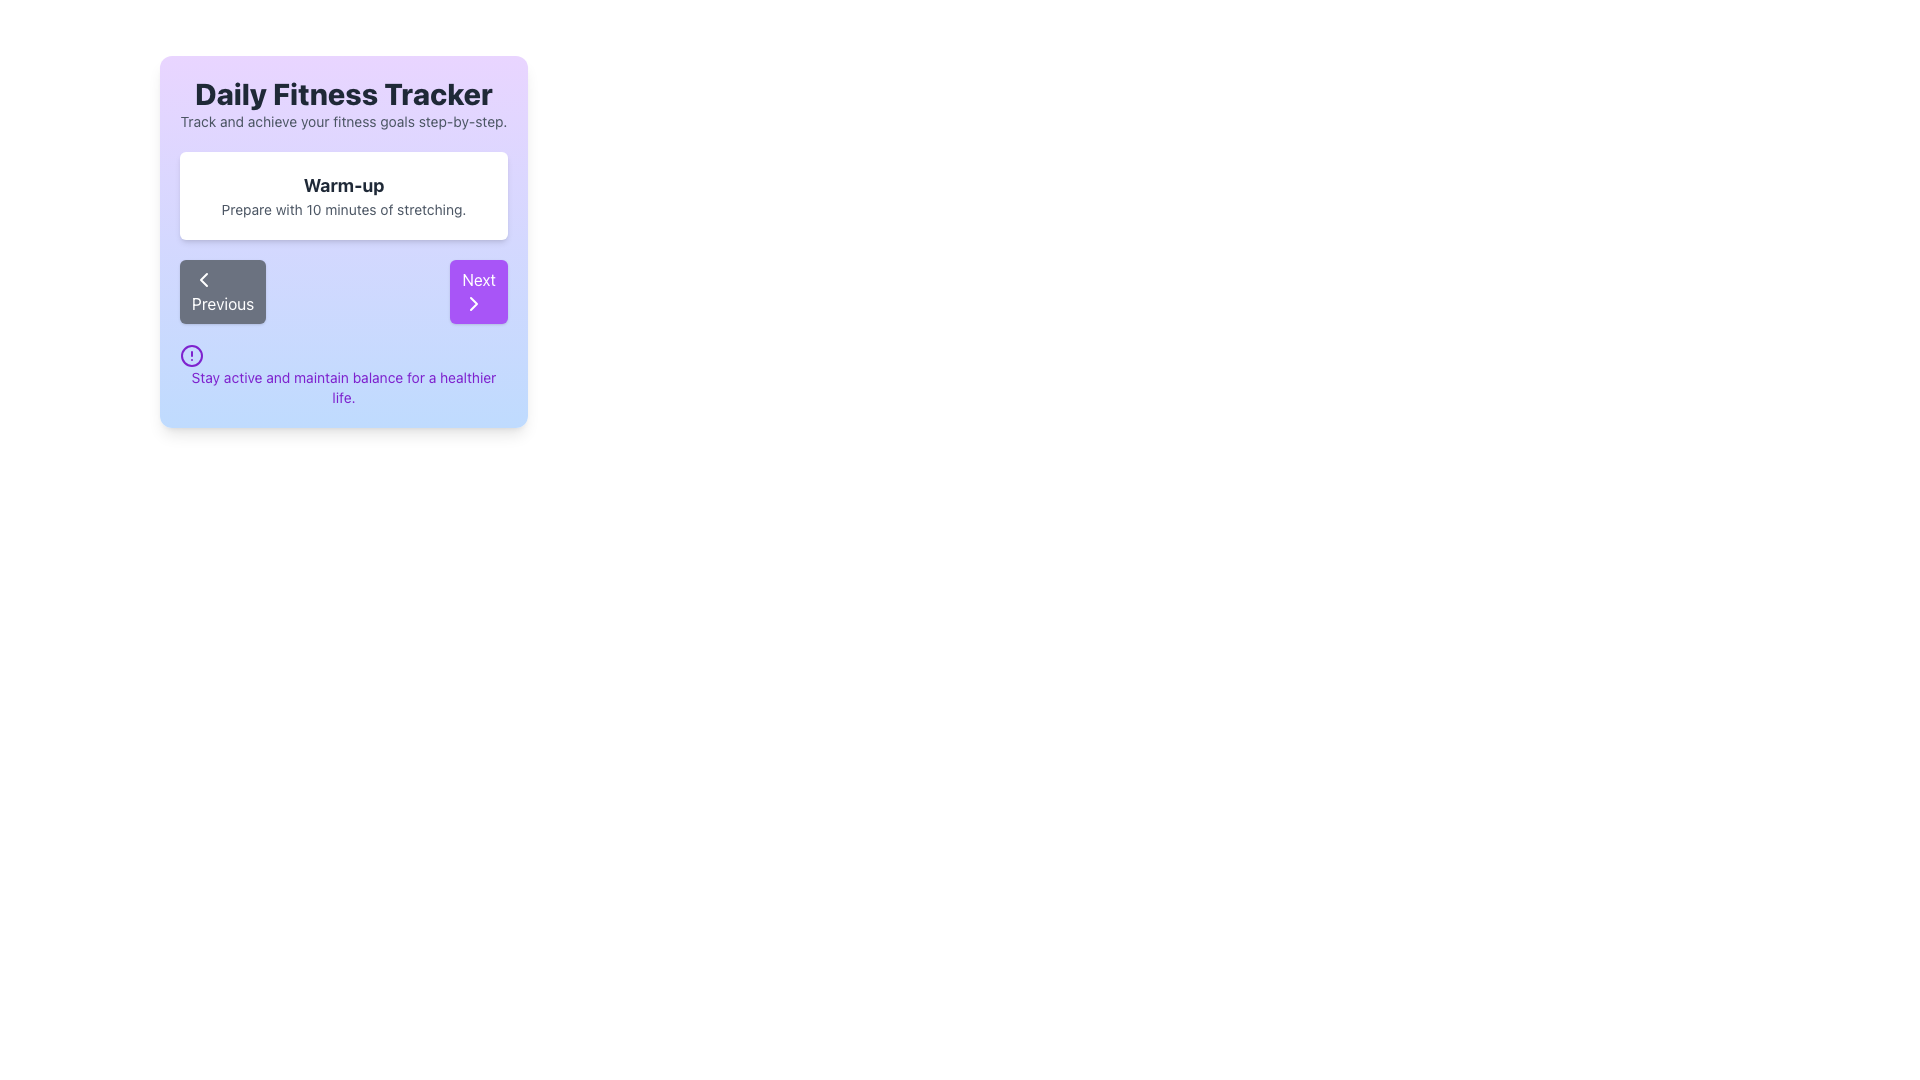  I want to click on the informational text block with icon that provides motivational advice, located below the 'Previous' and 'Next' buttons at the center of the layout, so click(344, 375).